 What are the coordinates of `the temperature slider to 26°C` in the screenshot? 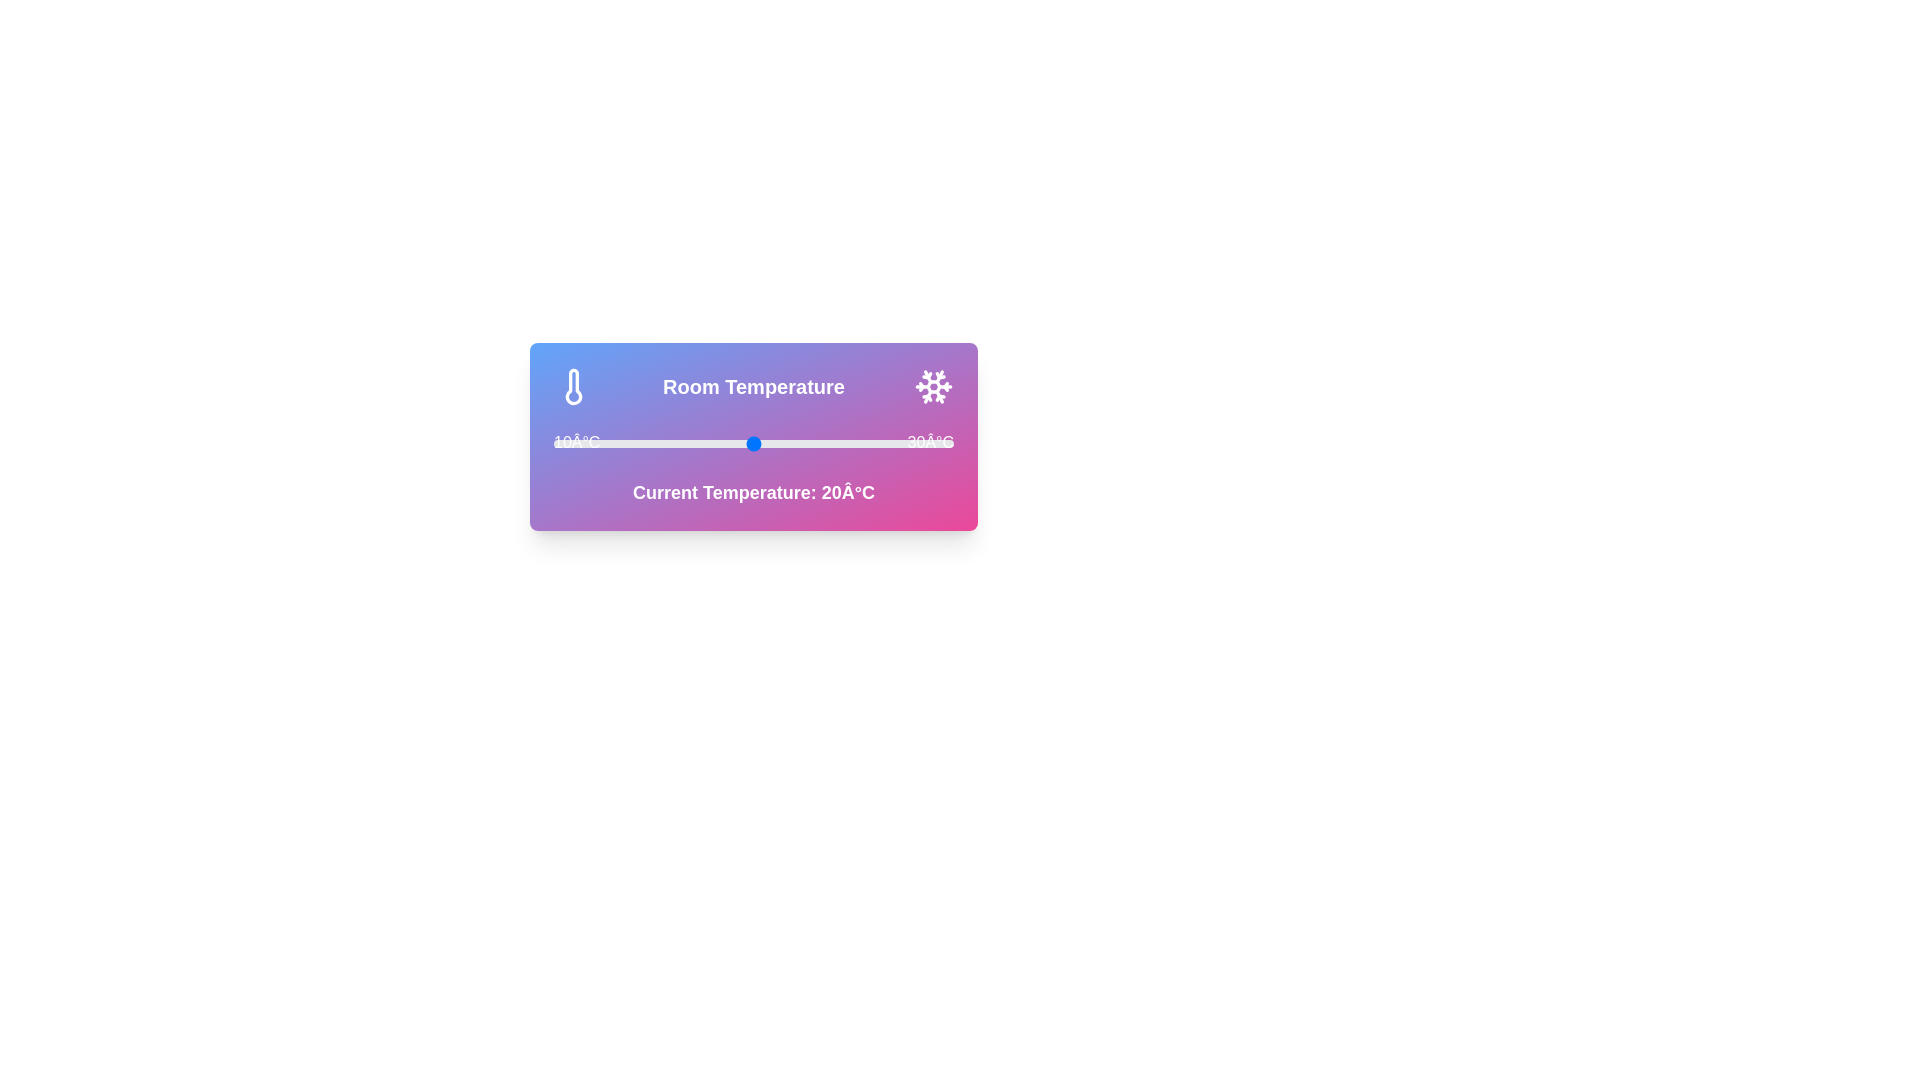 It's located at (873, 442).